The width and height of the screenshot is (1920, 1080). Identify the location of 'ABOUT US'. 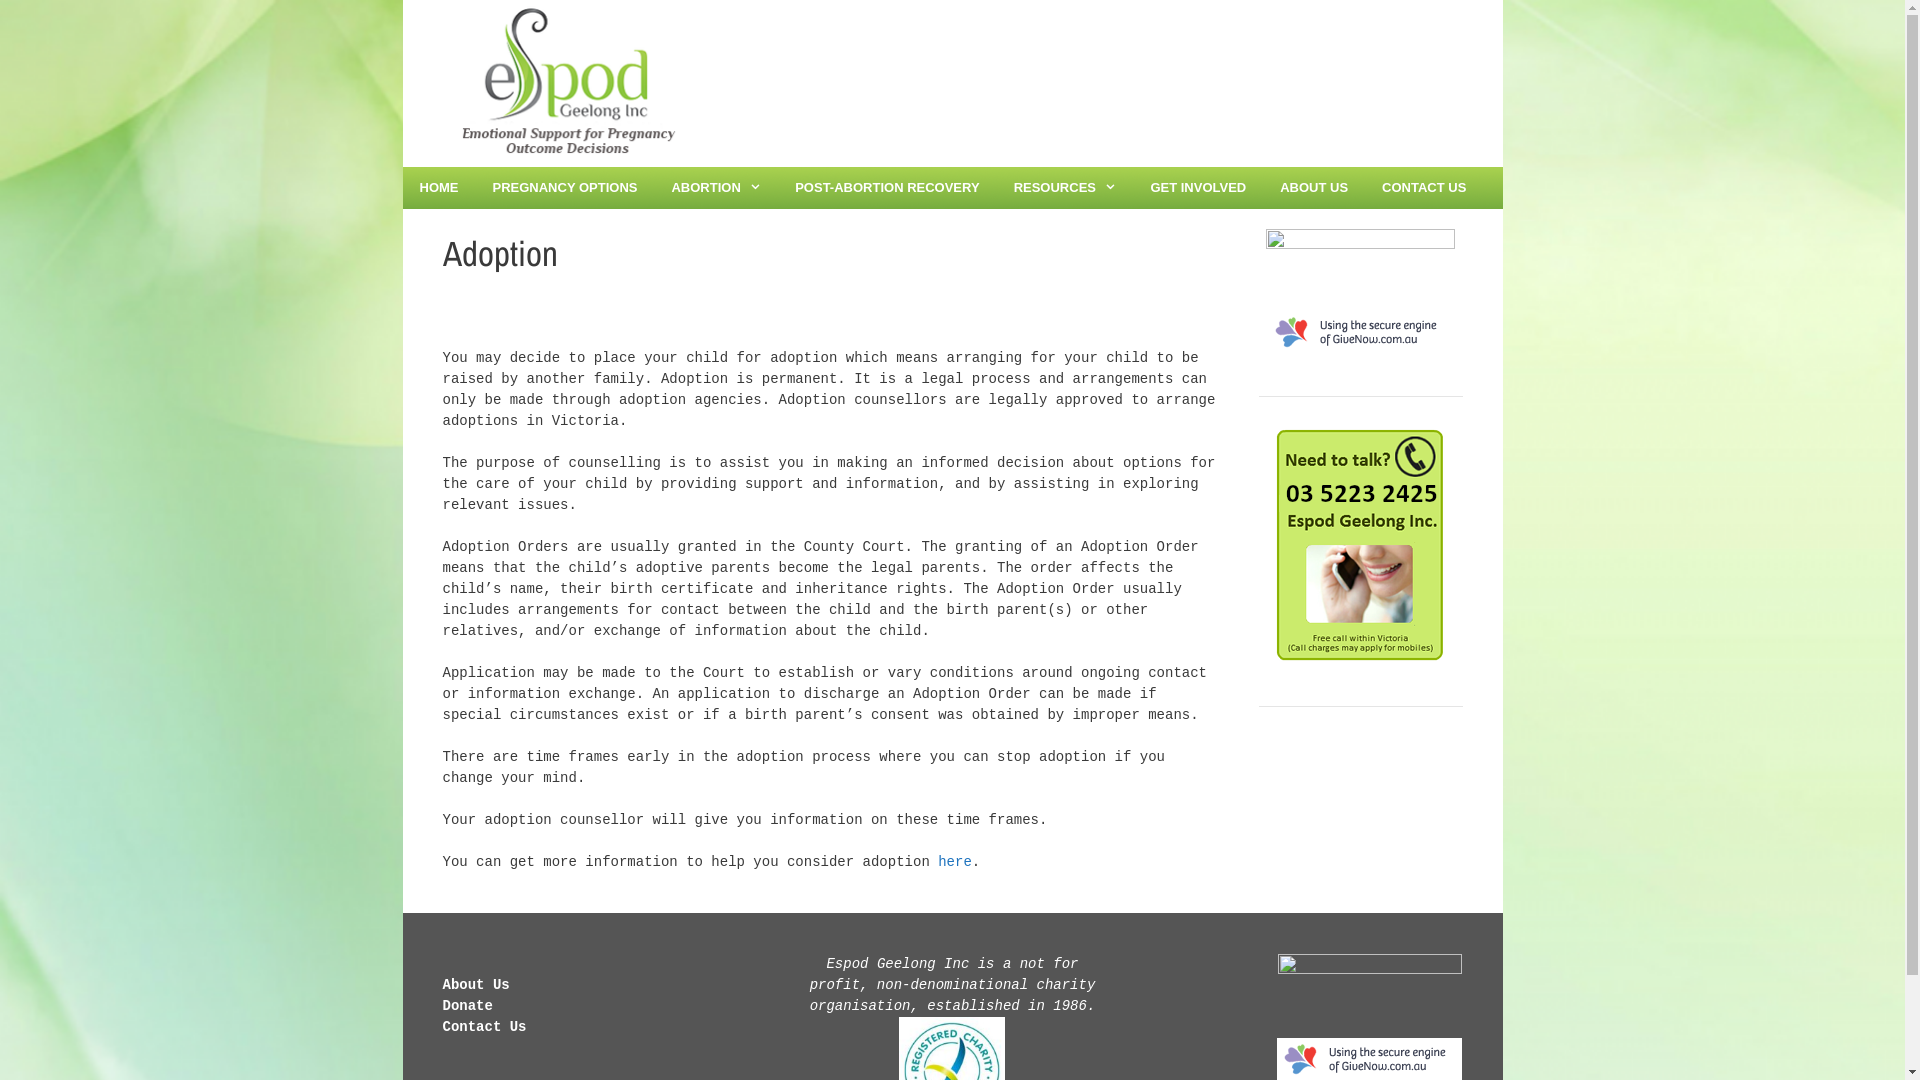
(1261, 188).